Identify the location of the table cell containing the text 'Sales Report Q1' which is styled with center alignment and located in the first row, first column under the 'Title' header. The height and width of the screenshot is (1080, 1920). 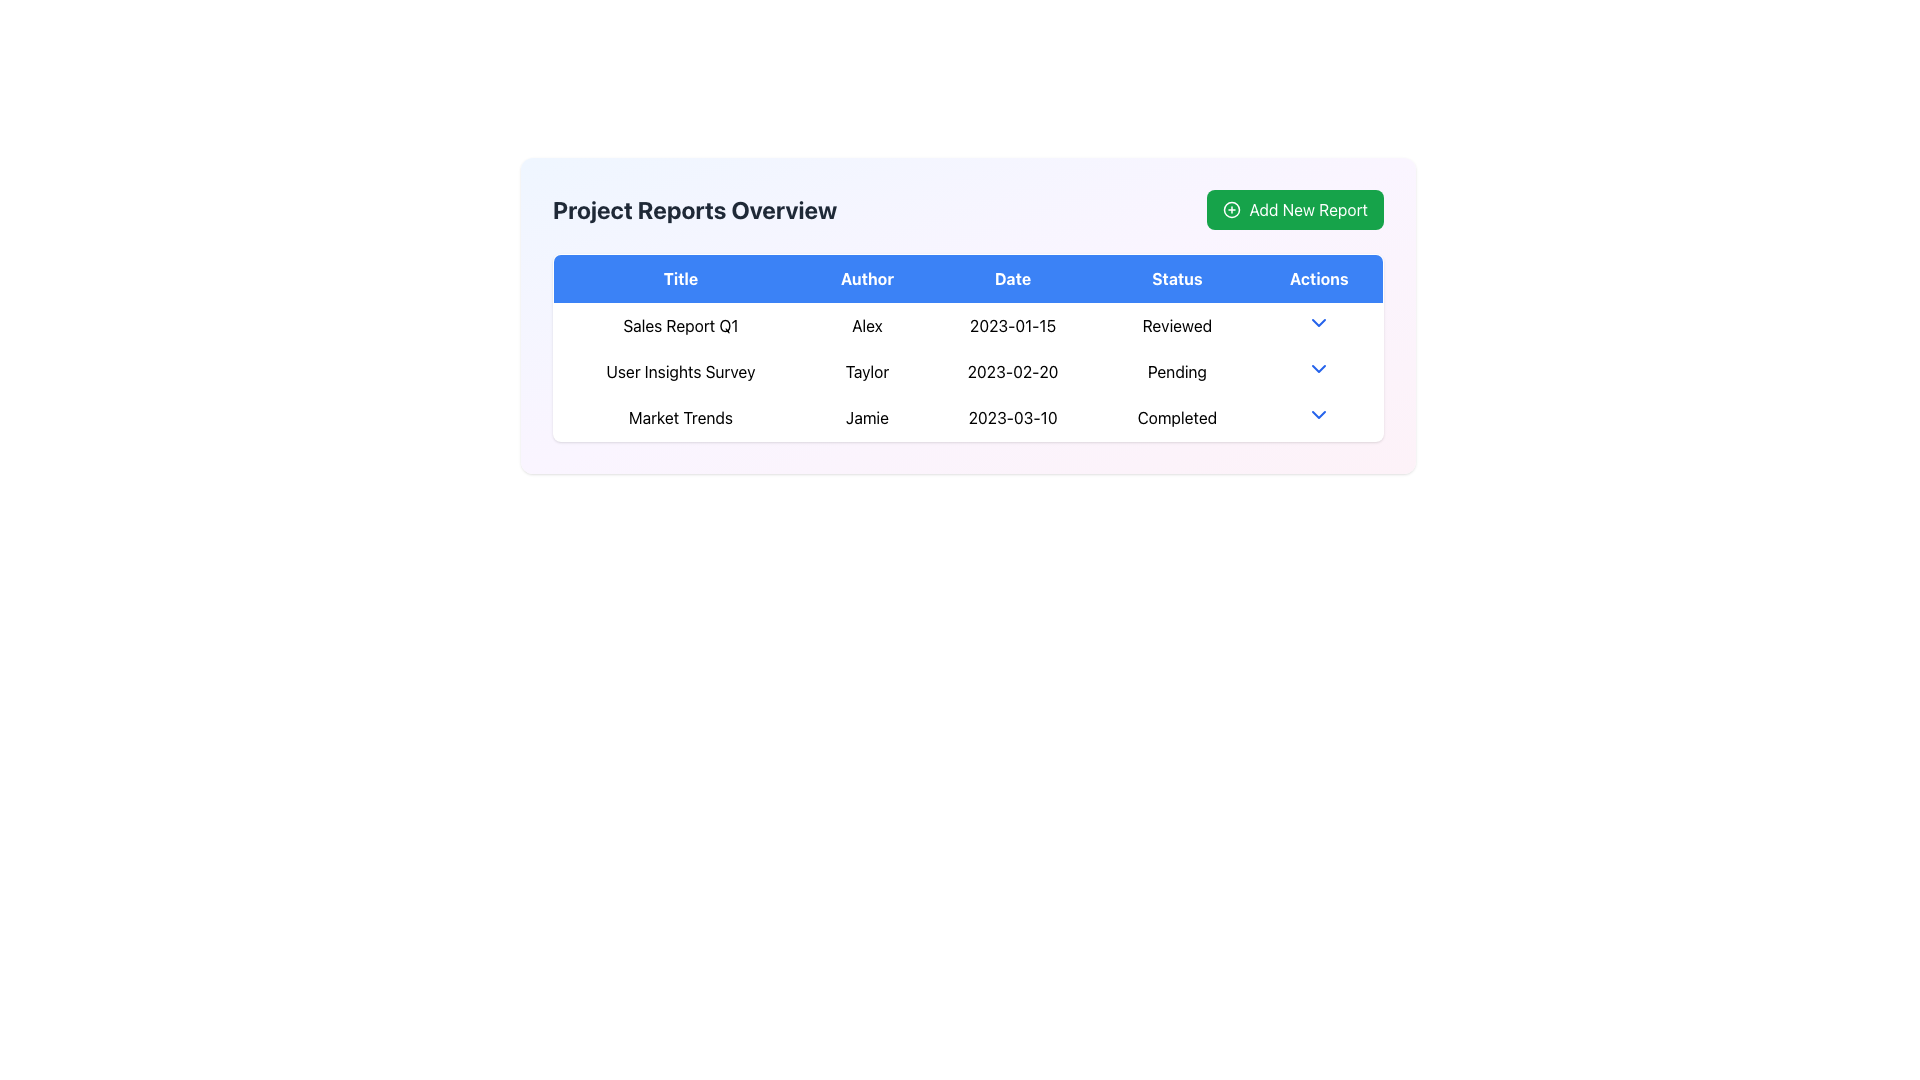
(680, 325).